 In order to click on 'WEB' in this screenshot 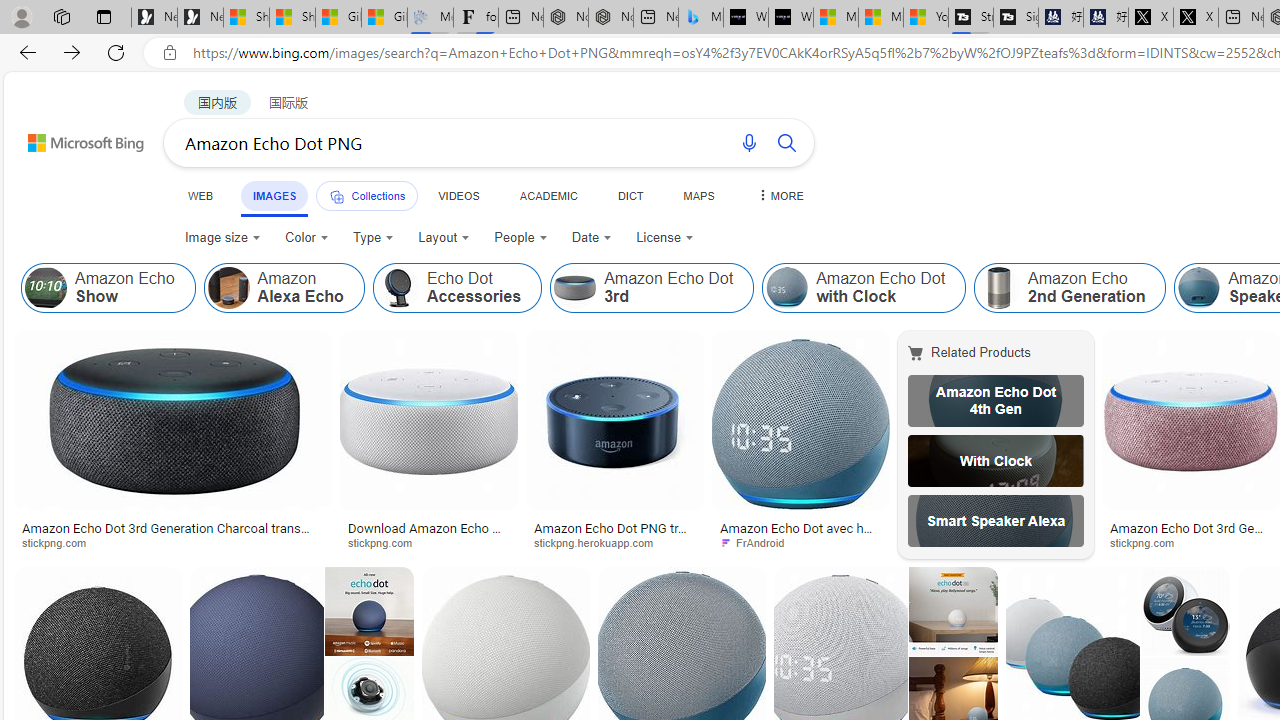, I will do `click(201, 195)`.